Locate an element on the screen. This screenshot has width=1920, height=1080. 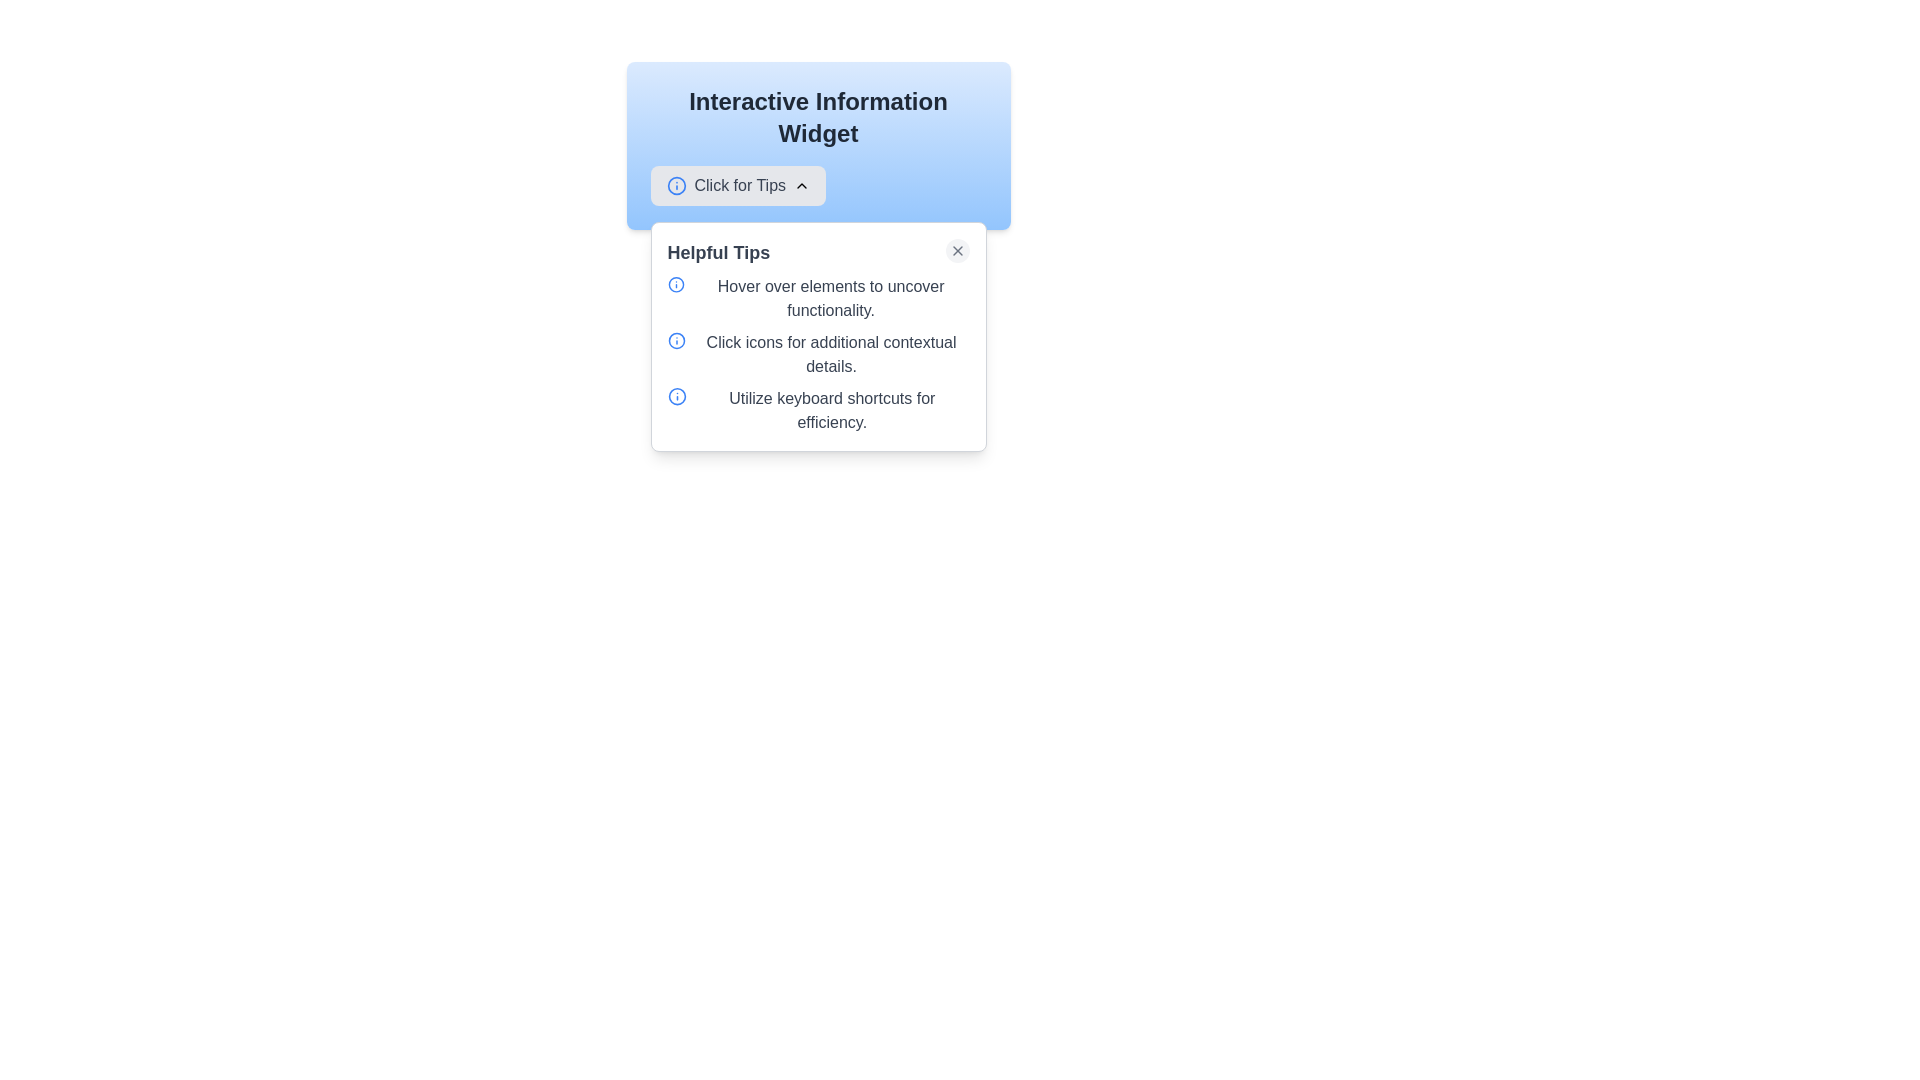
the 'Click for Tips' button is located at coordinates (737, 185).